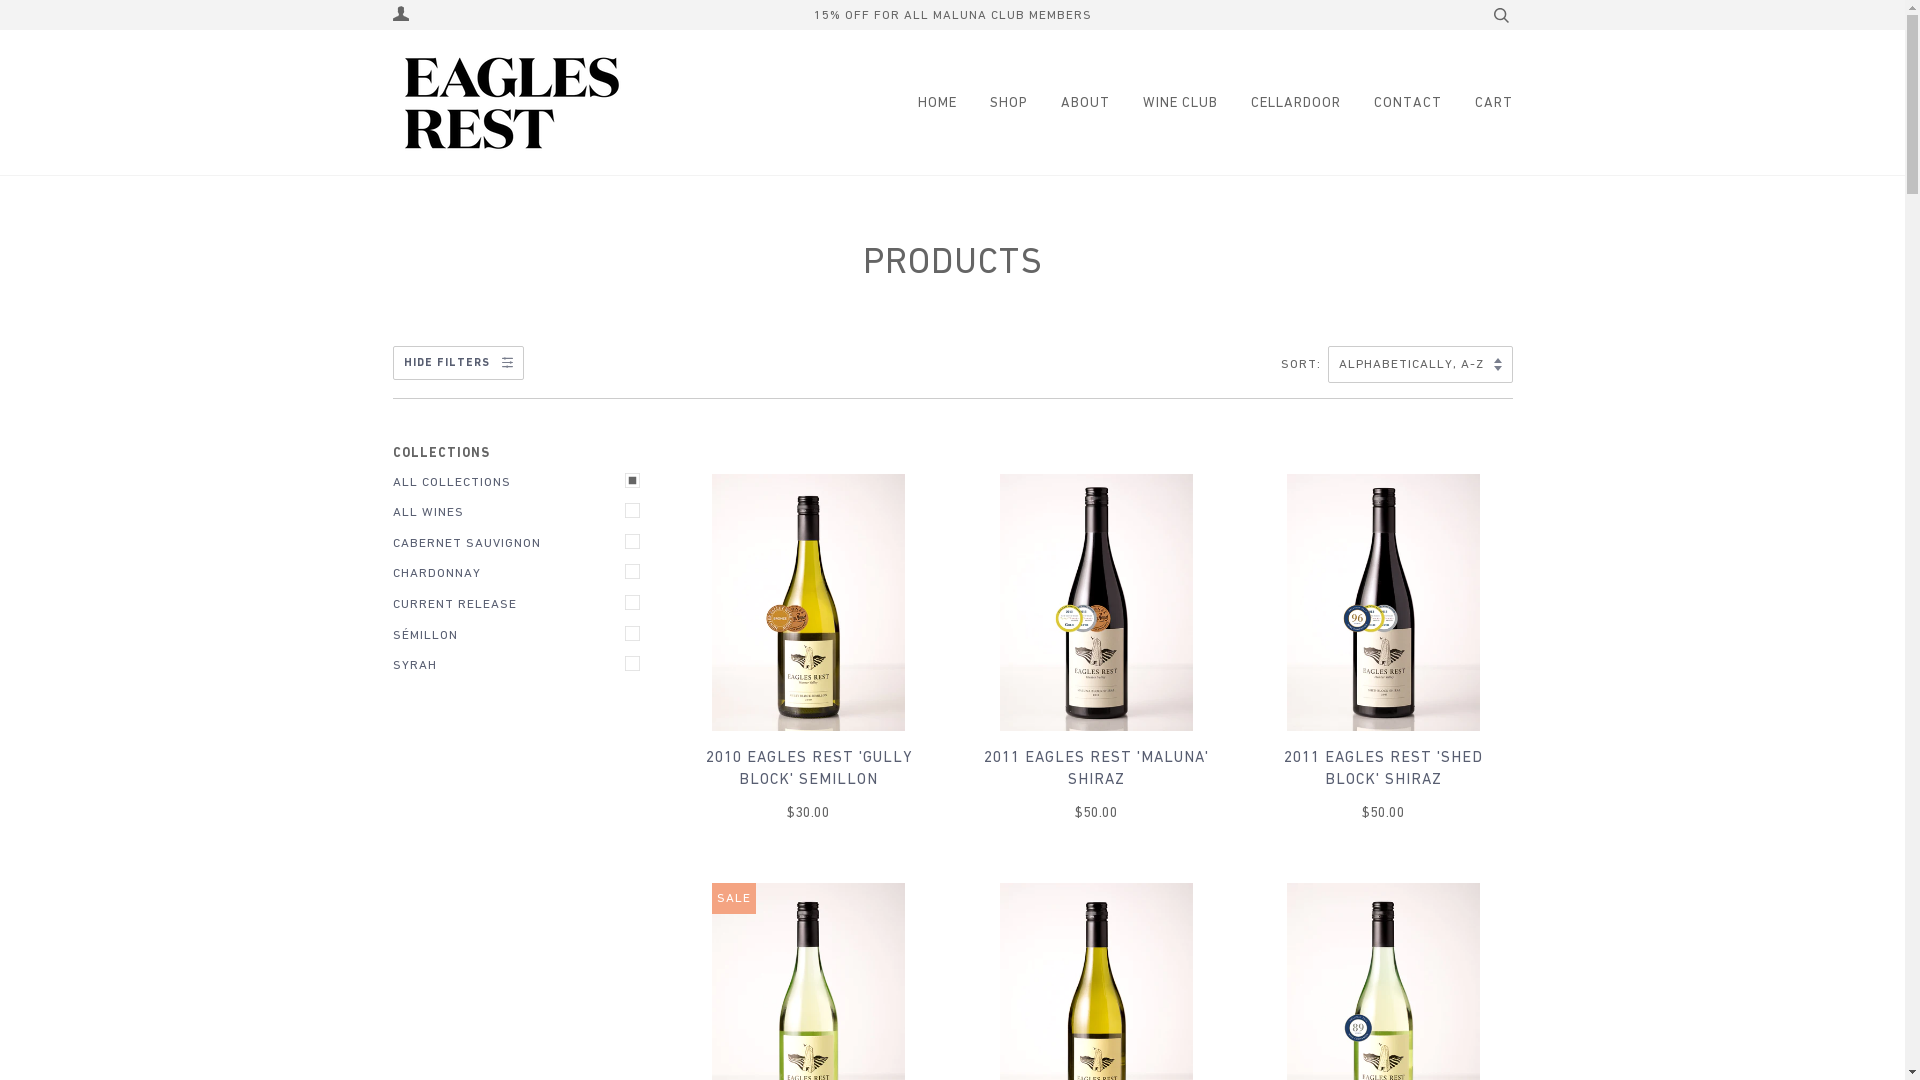 The width and height of the screenshot is (1920, 1080). What do you see at coordinates (521, 511) in the screenshot?
I see `'ALL WINES'` at bounding box center [521, 511].